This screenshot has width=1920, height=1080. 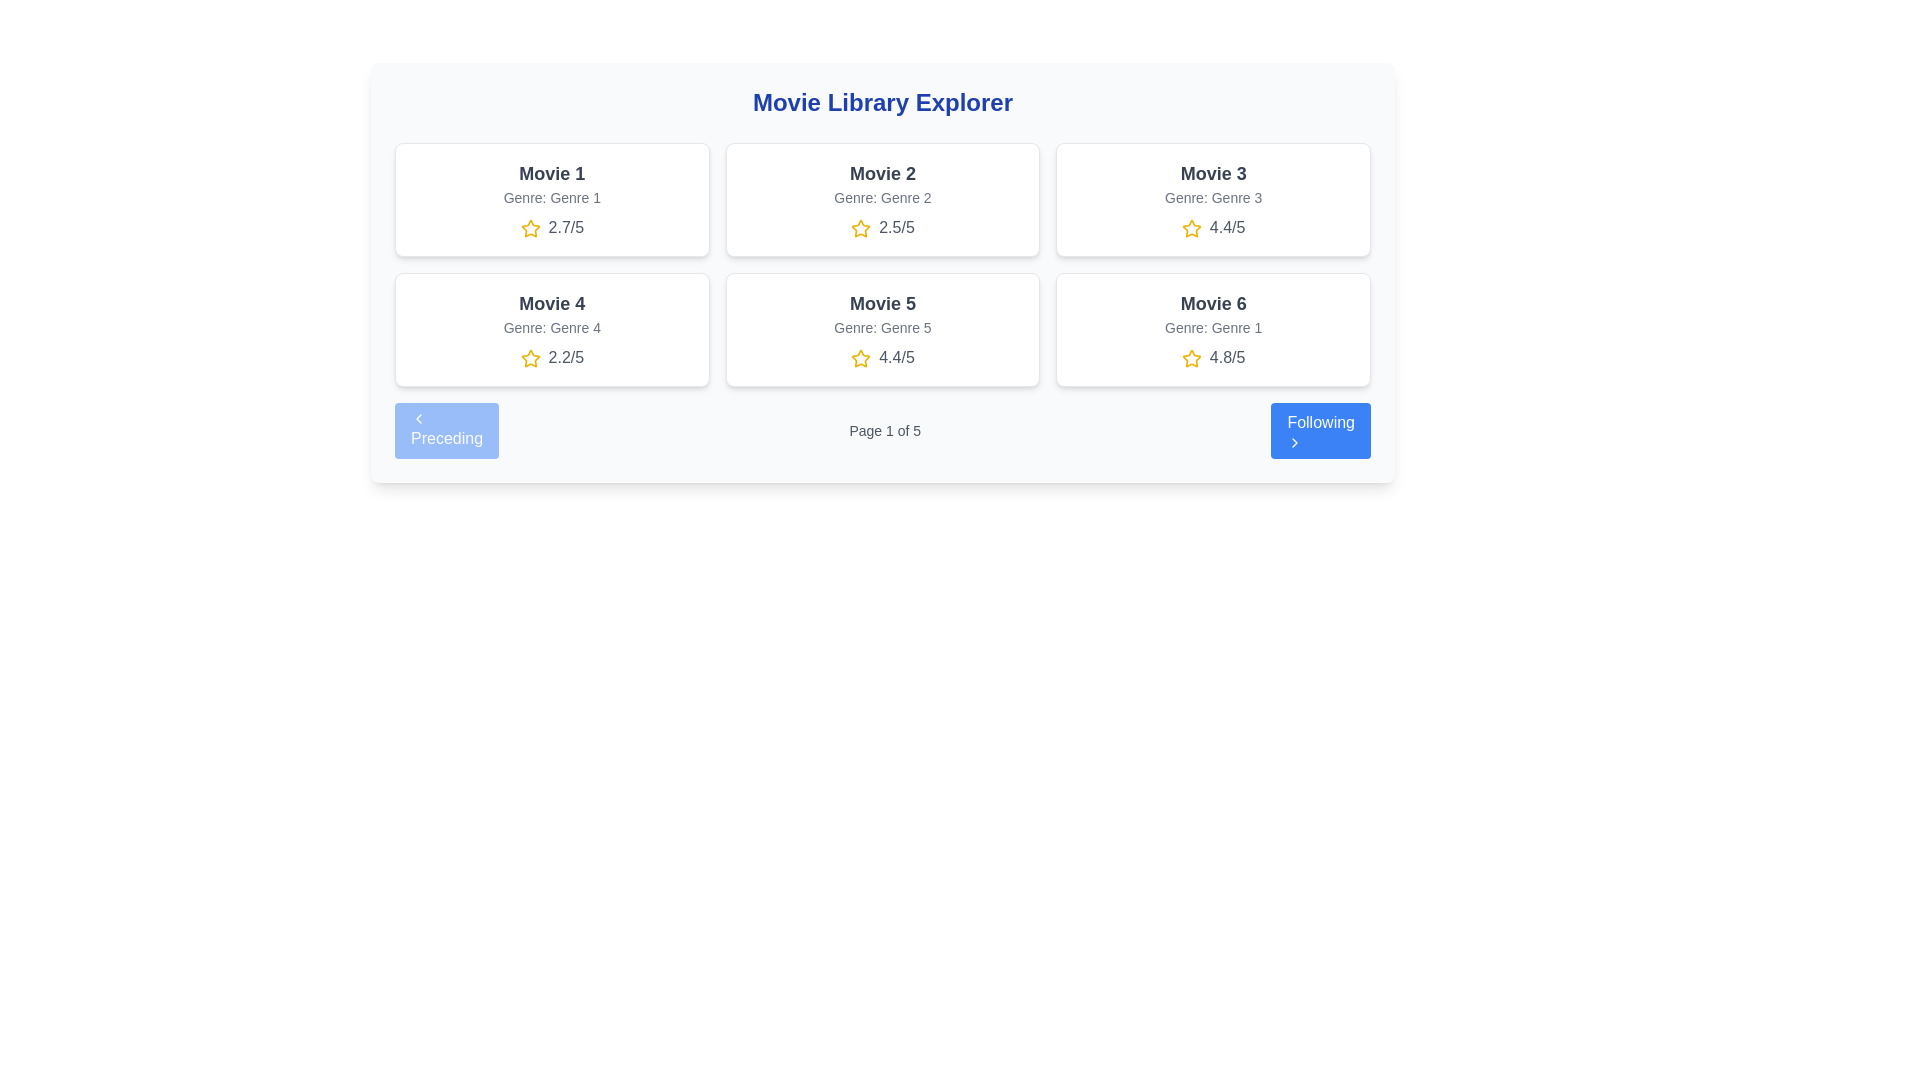 I want to click on the text label displaying '4.4/5', which is styled in a small light gray font and located to the right of a yellow star icon, within the 'Movie 3' box, so click(x=1212, y=226).